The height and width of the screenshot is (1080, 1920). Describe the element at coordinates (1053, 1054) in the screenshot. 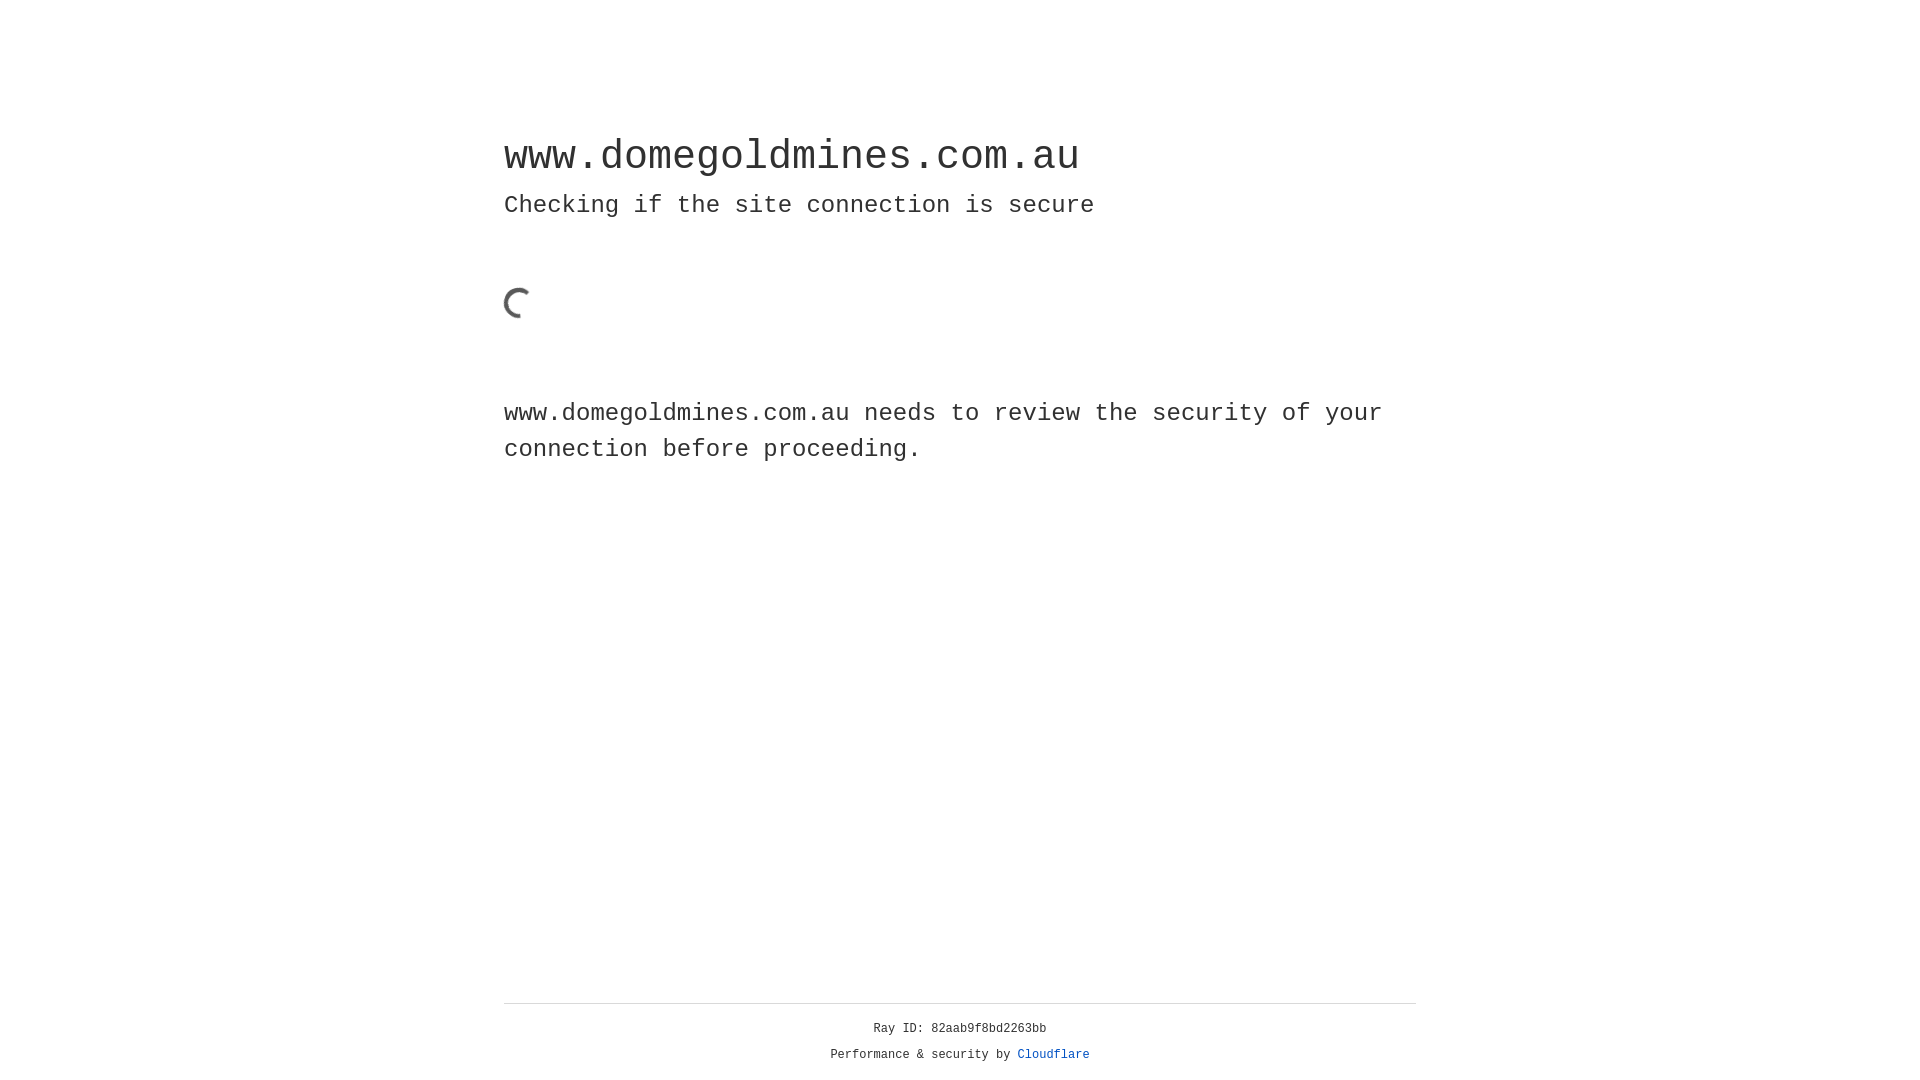

I see `'Cloudflare'` at that location.